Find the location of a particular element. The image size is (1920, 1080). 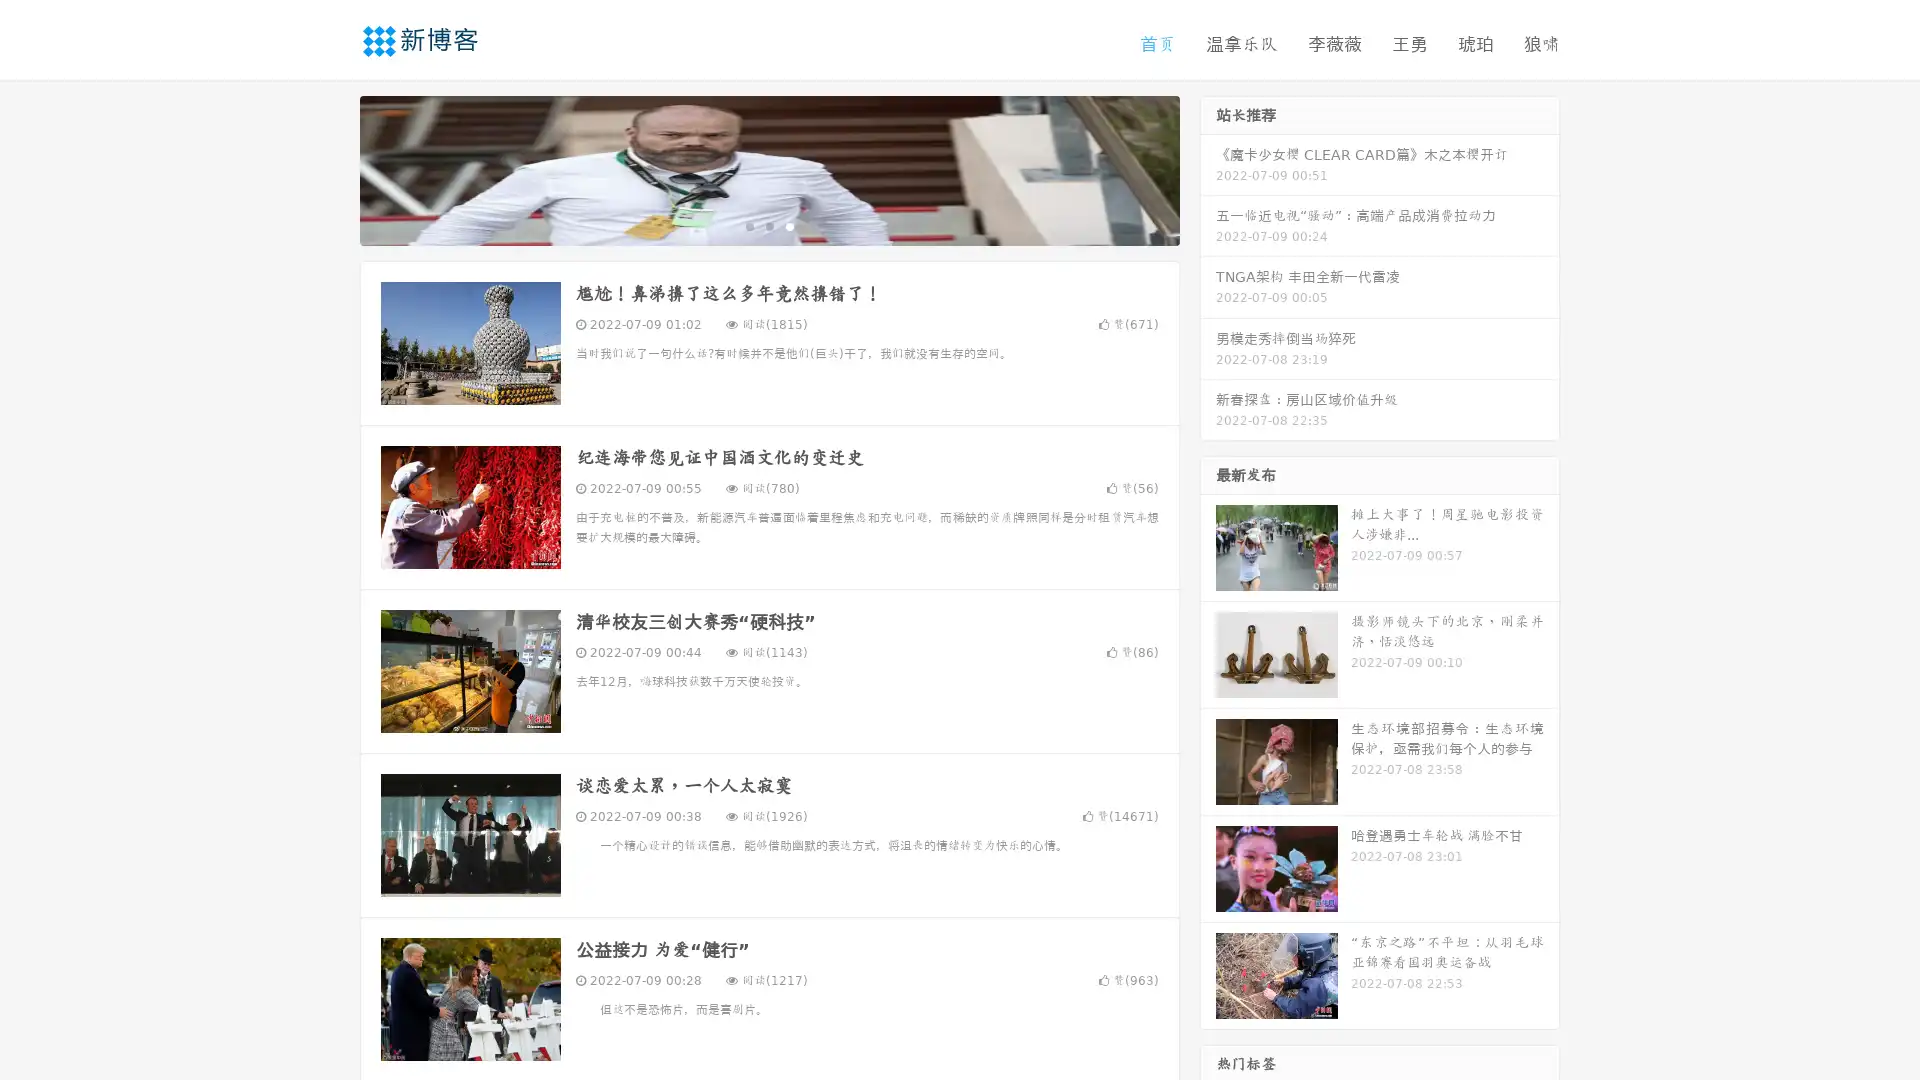

Go to slide 3 is located at coordinates (789, 225).